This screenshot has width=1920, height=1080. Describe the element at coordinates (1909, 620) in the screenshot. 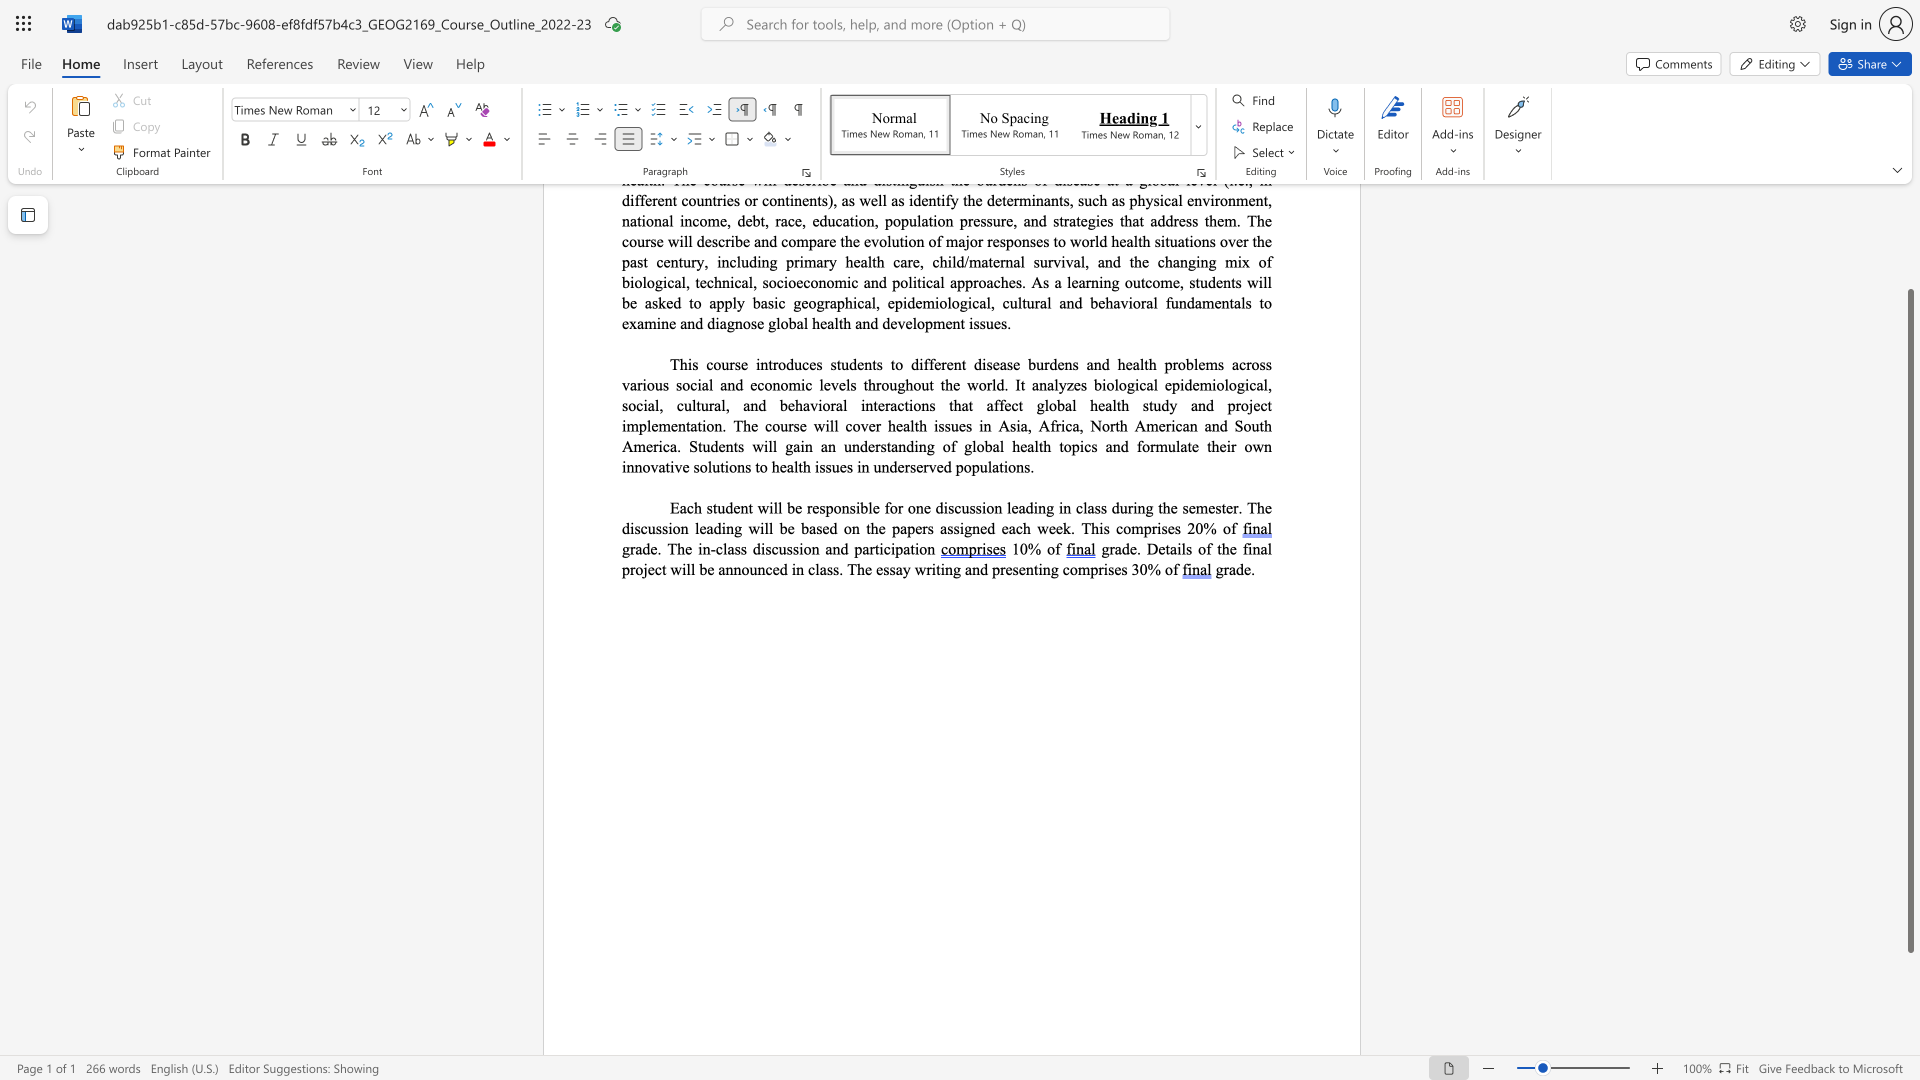

I see `the scrollbar and move up 100 pixels` at that location.